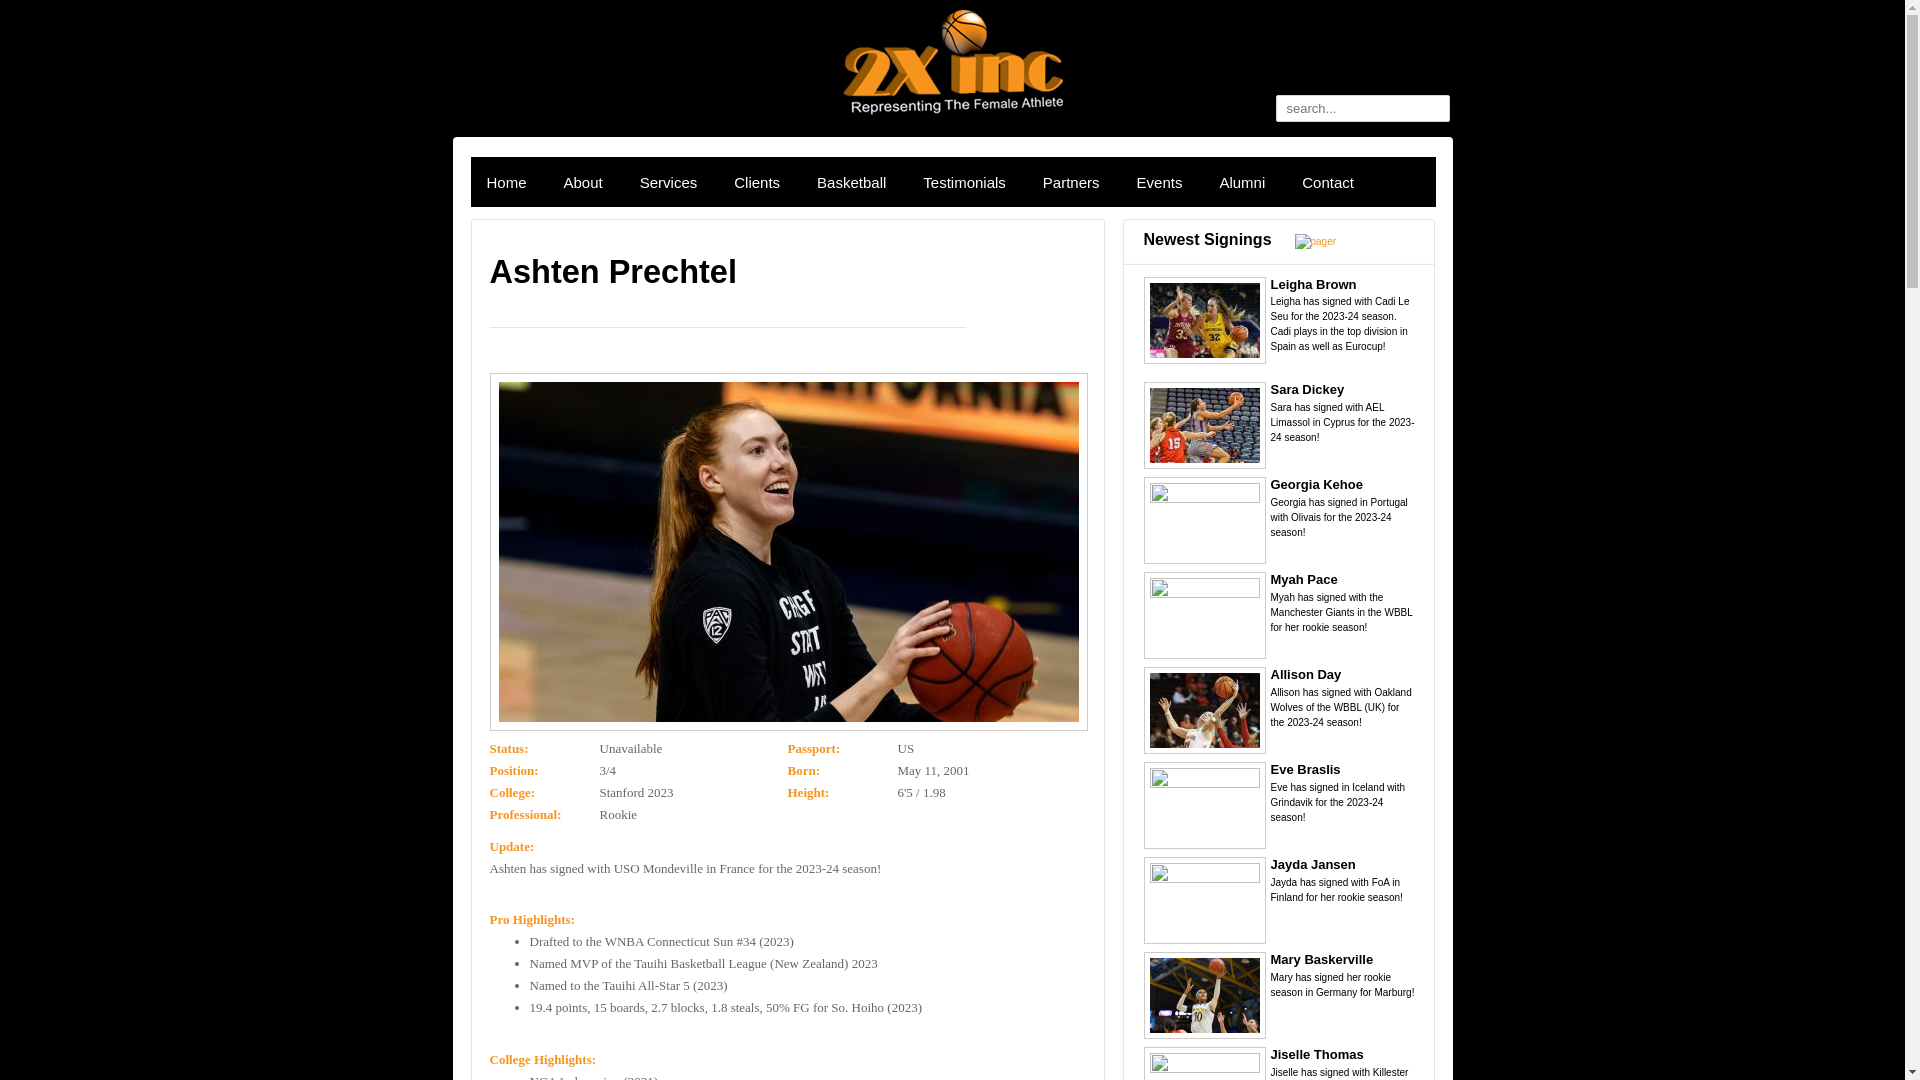 The height and width of the screenshot is (1080, 1920). What do you see at coordinates (1269, 958) in the screenshot?
I see `'Mary Baskerville'` at bounding box center [1269, 958].